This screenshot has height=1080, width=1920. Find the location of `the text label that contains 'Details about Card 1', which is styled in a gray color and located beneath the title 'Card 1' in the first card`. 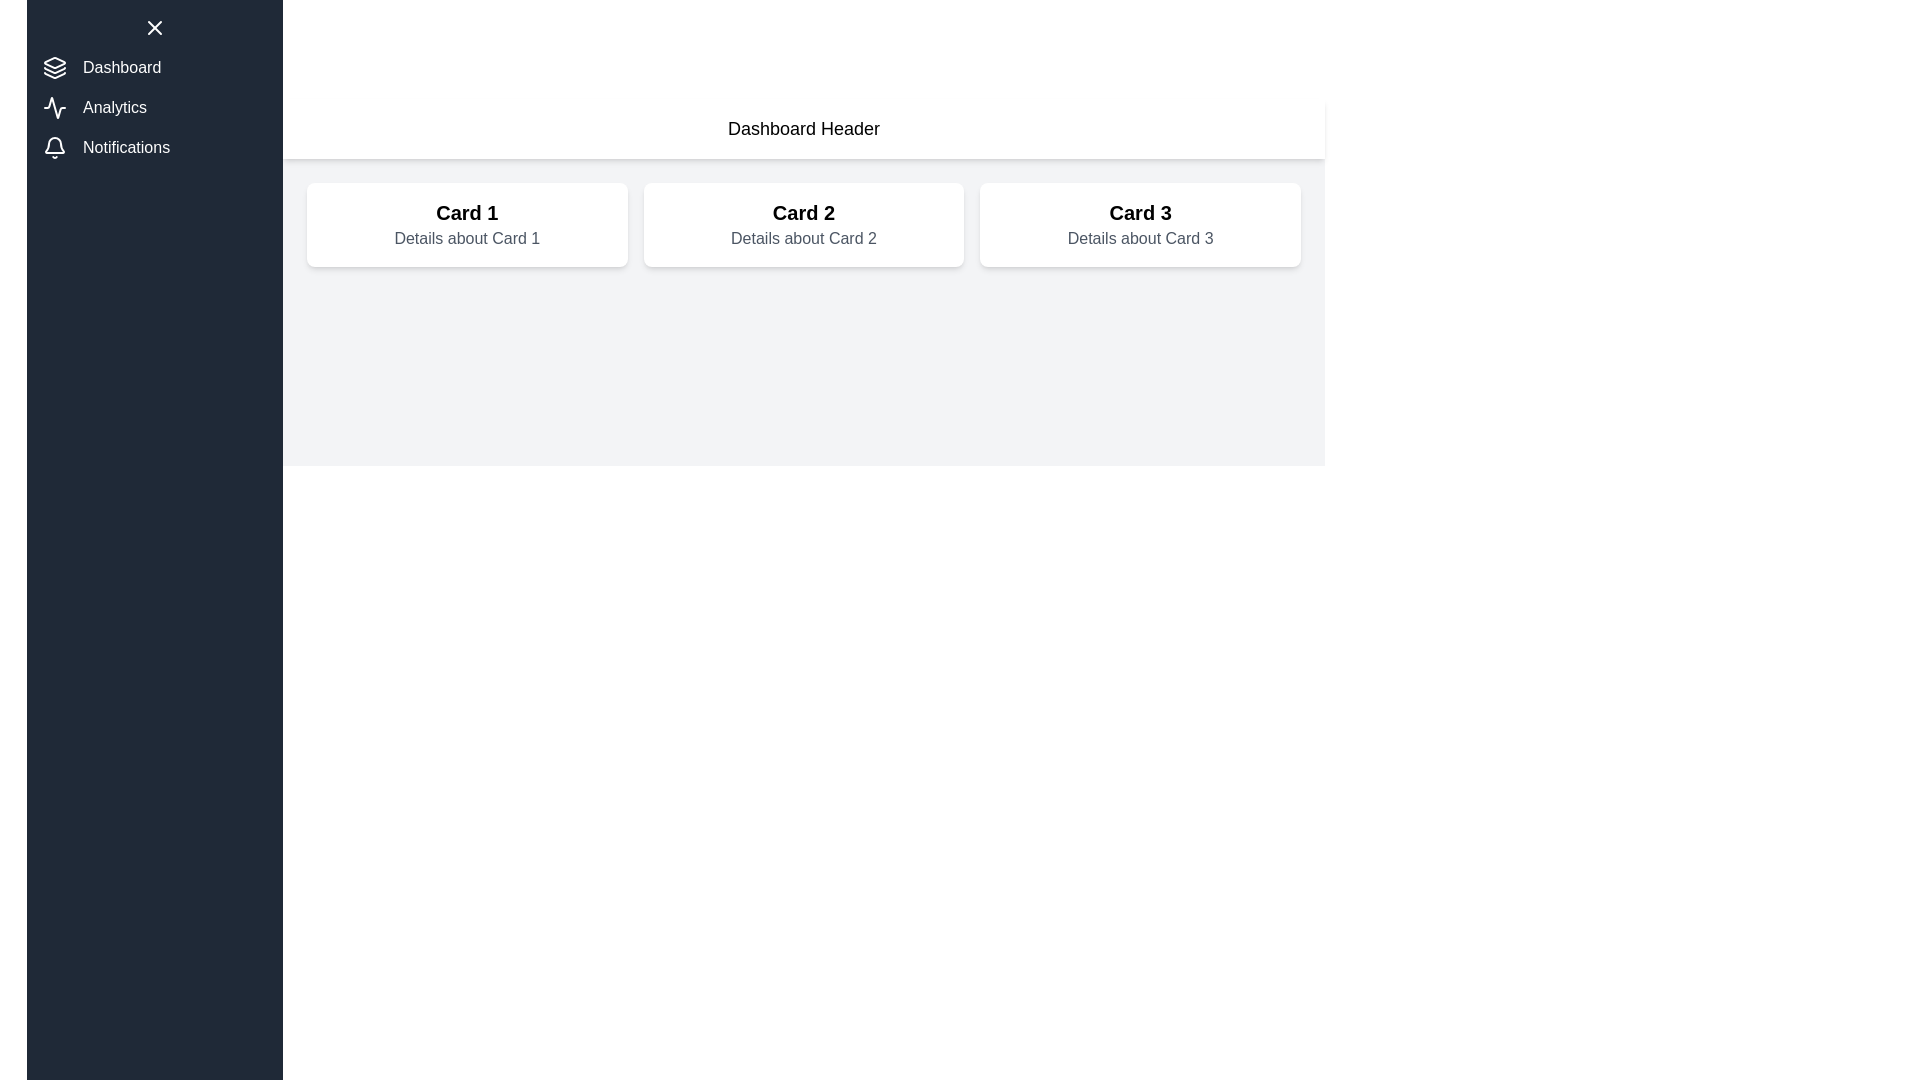

the text label that contains 'Details about Card 1', which is styled in a gray color and located beneath the title 'Card 1' in the first card is located at coordinates (466, 238).